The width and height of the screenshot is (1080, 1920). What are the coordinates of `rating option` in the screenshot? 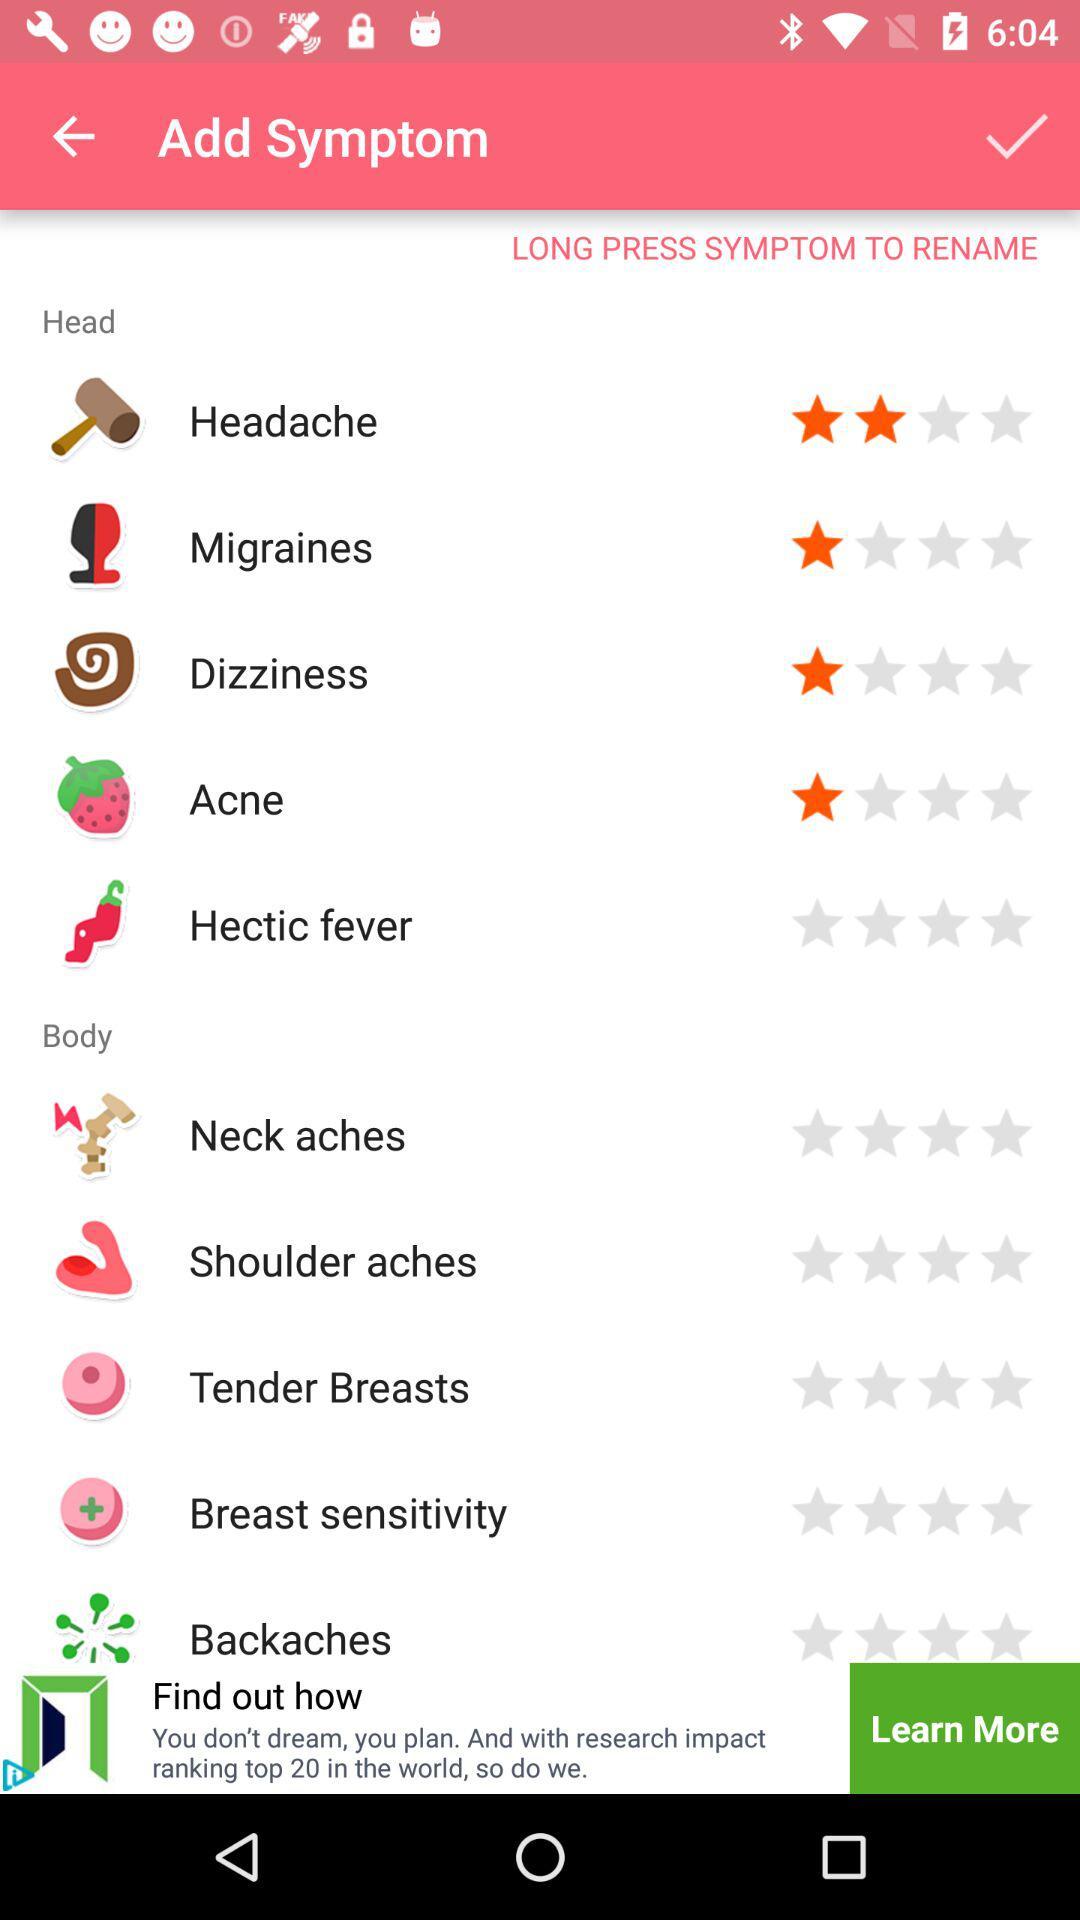 It's located at (943, 923).